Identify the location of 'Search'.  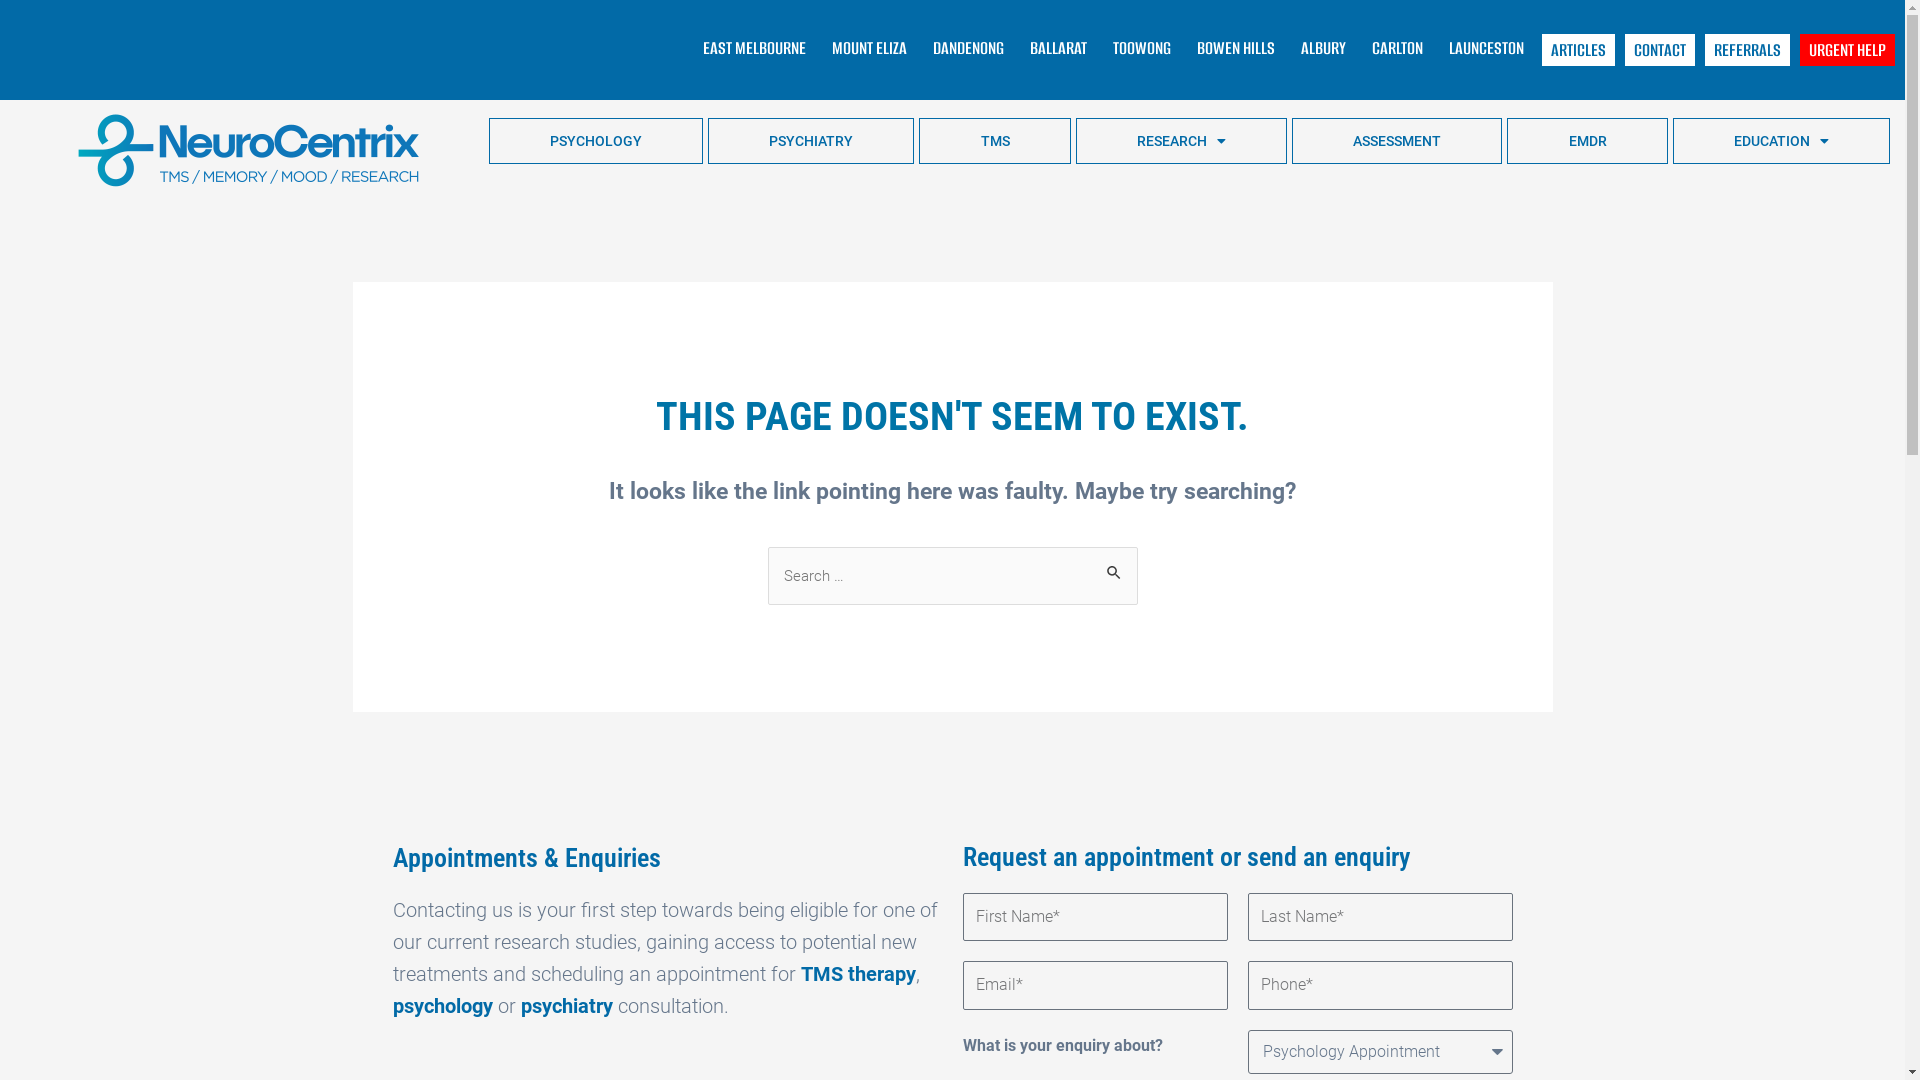
(1113, 567).